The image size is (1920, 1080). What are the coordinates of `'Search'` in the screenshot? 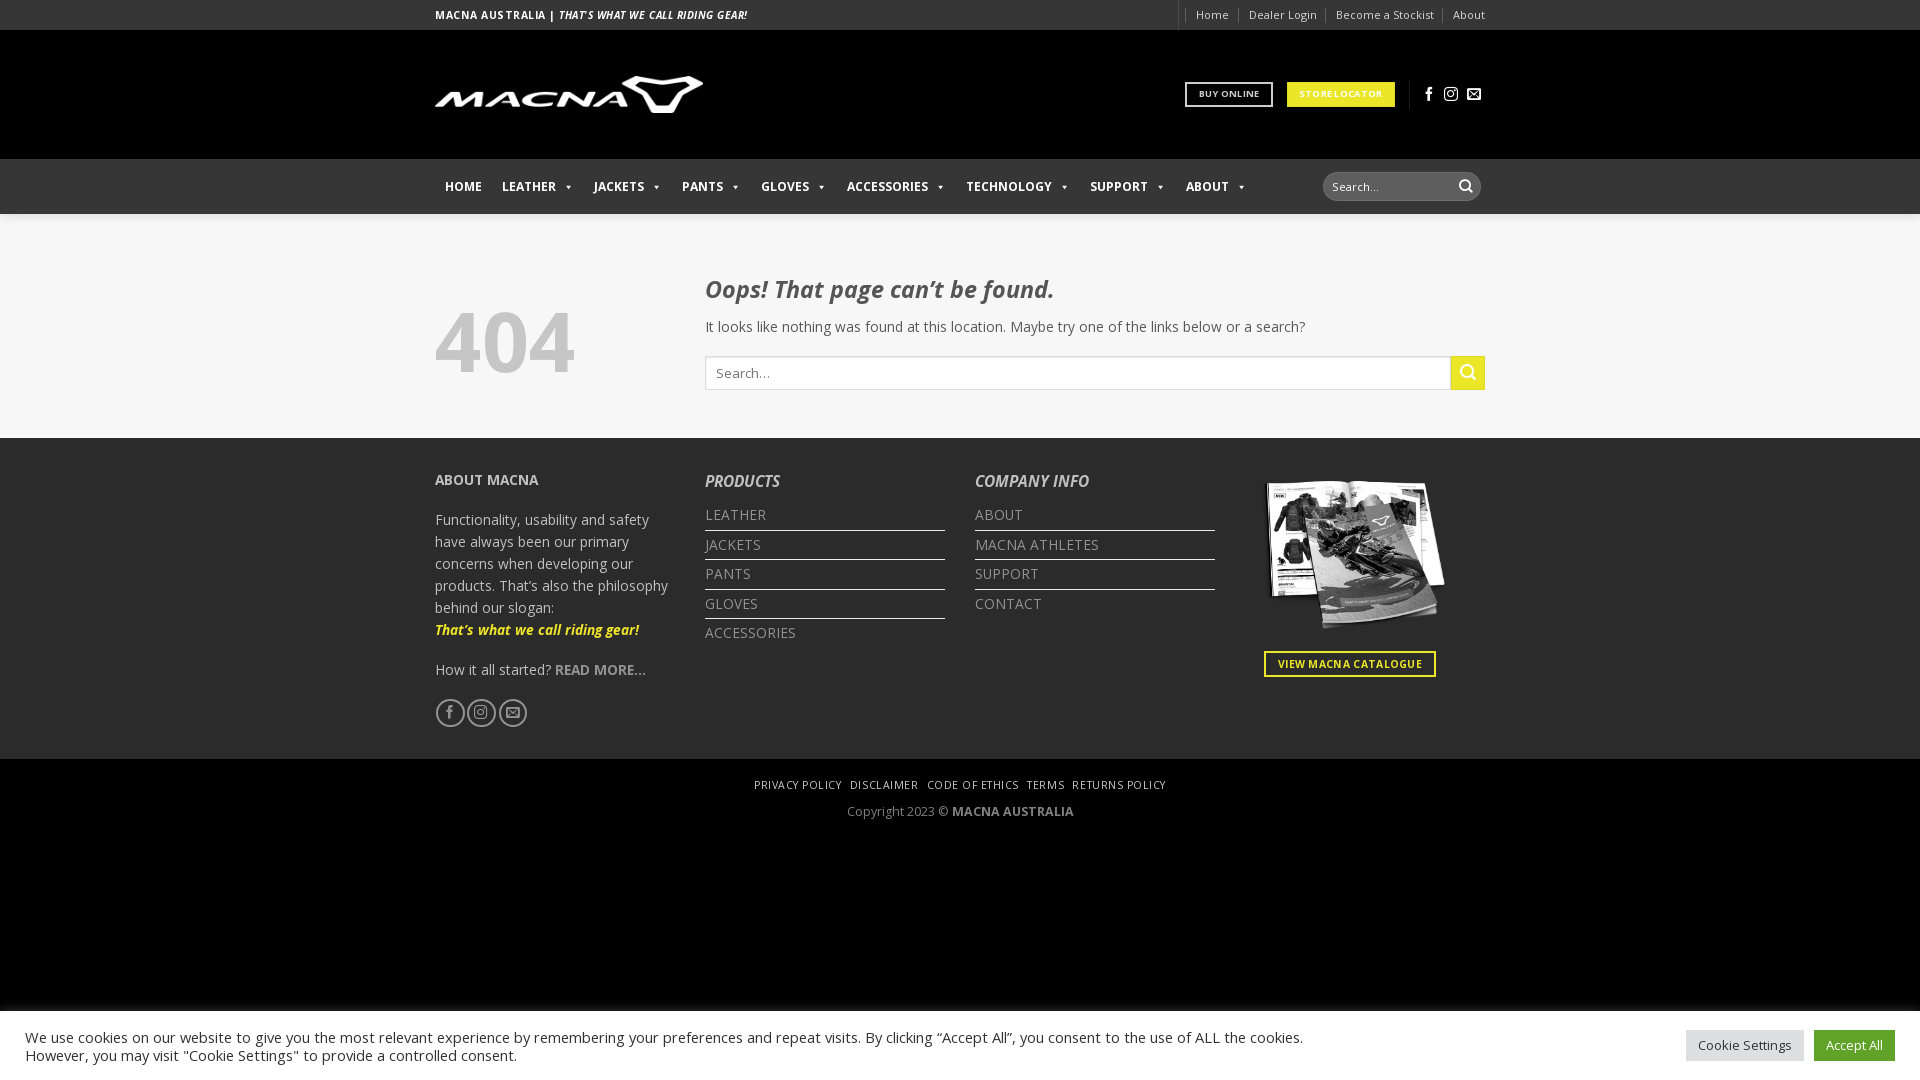 It's located at (1450, 186).